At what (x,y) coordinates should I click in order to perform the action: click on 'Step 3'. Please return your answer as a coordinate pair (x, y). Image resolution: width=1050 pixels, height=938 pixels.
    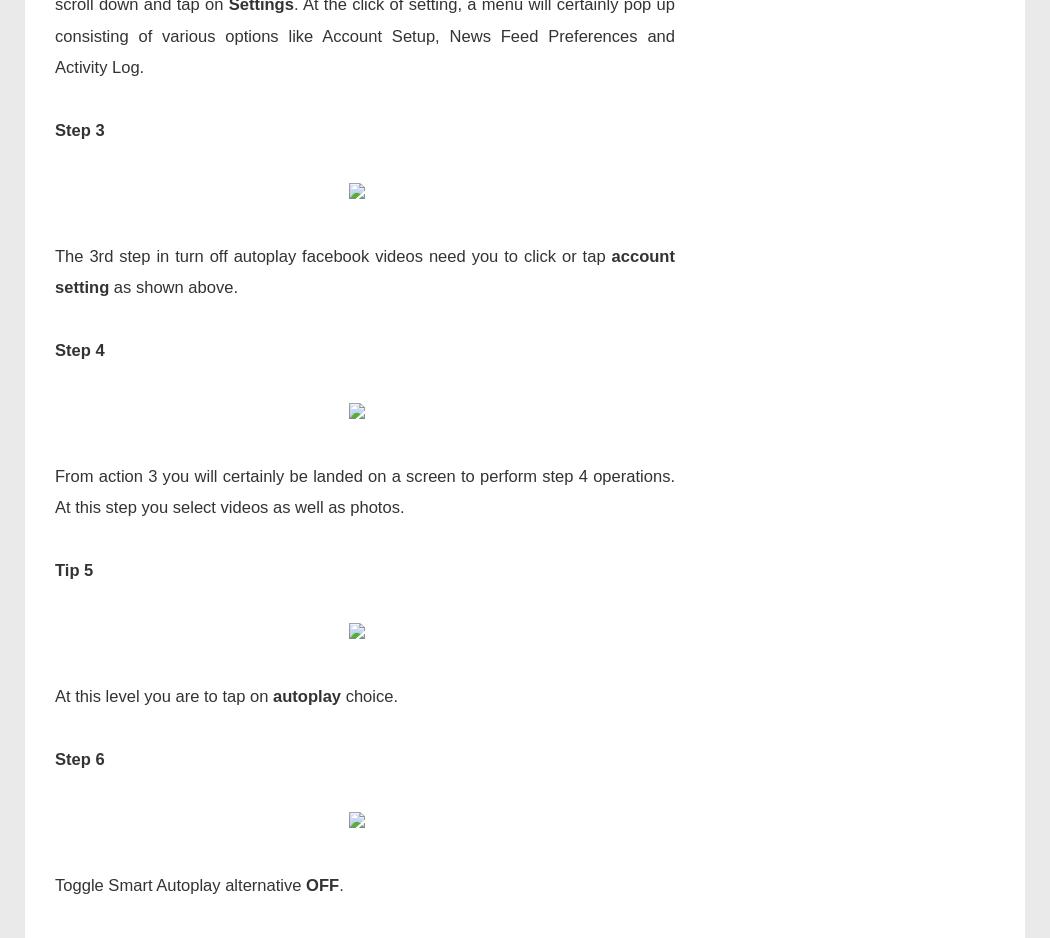
    Looking at the image, I should click on (54, 129).